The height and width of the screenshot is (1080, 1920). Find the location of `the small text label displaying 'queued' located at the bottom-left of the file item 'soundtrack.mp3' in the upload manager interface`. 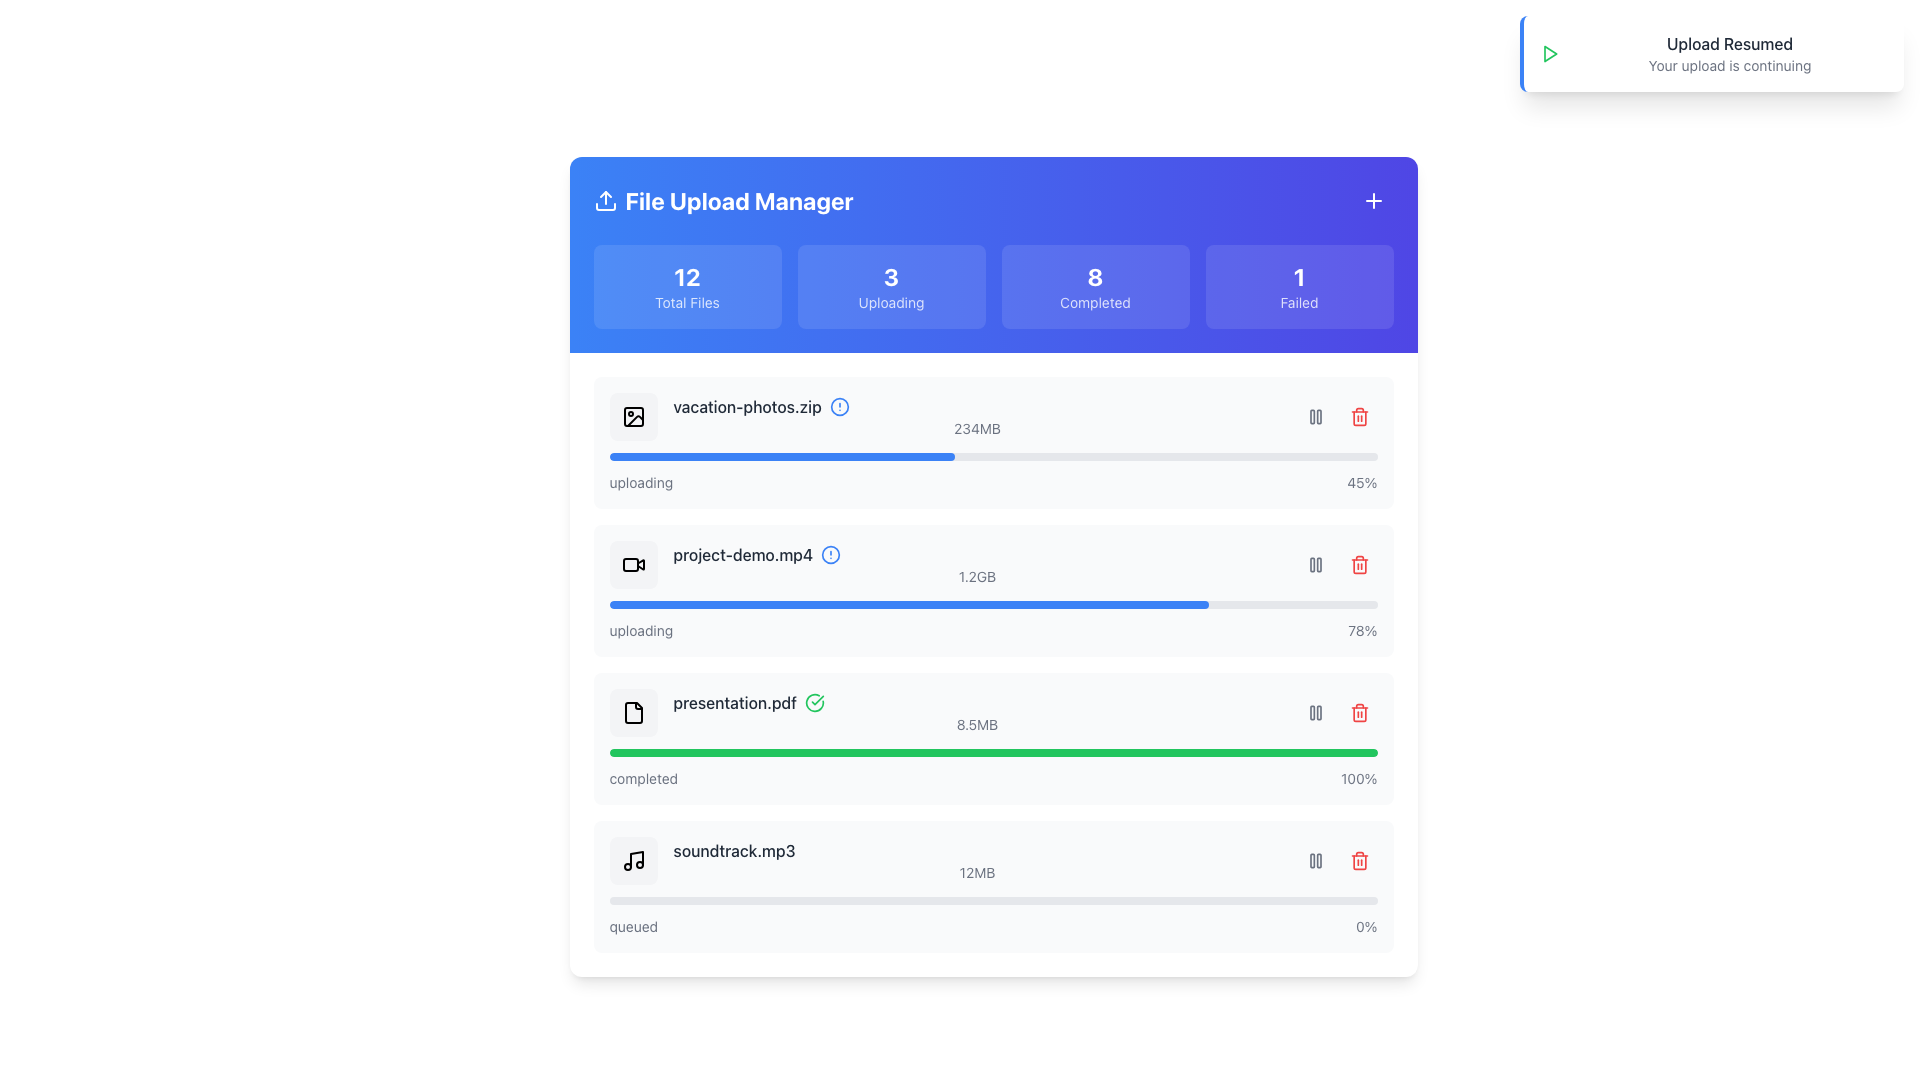

the small text label displaying 'queued' located at the bottom-left of the file item 'soundtrack.mp3' in the upload manager interface is located at coordinates (632, 926).